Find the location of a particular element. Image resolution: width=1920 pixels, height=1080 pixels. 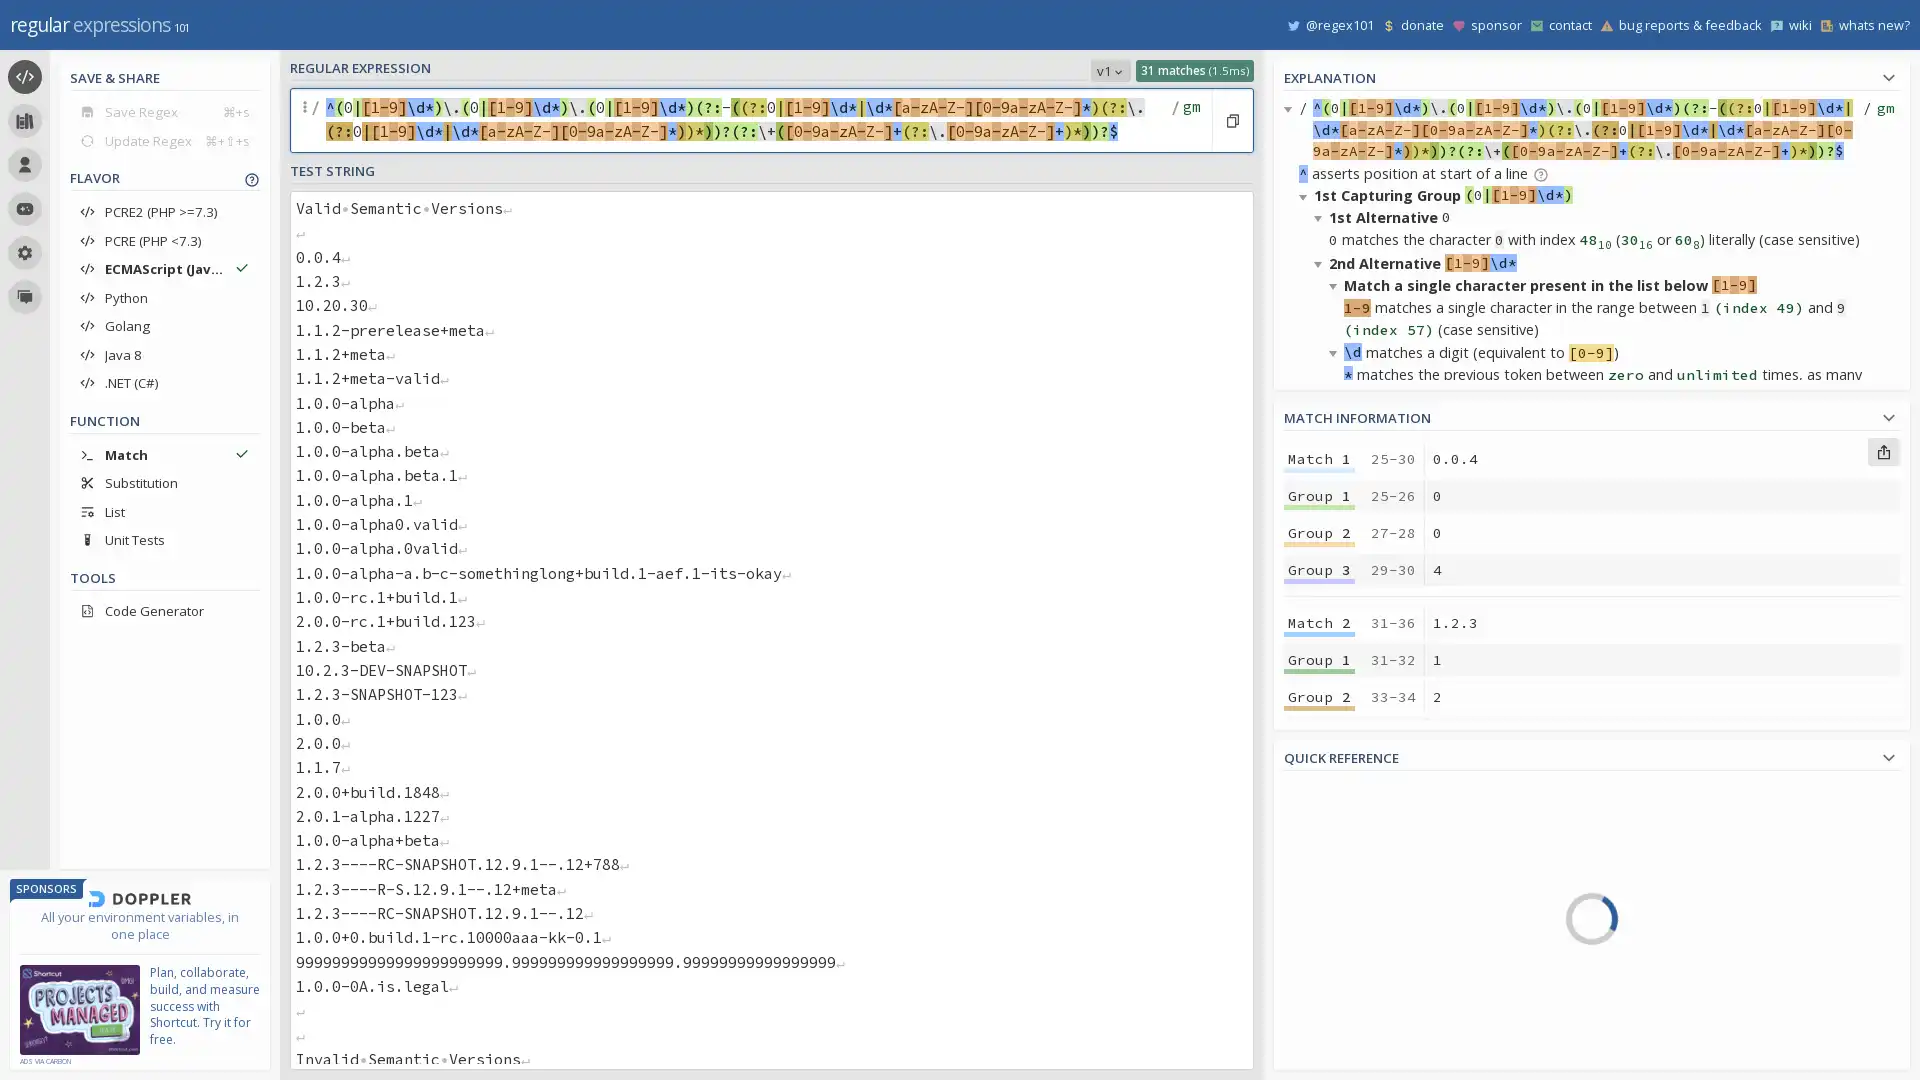

Match 3 is located at coordinates (1319, 785).